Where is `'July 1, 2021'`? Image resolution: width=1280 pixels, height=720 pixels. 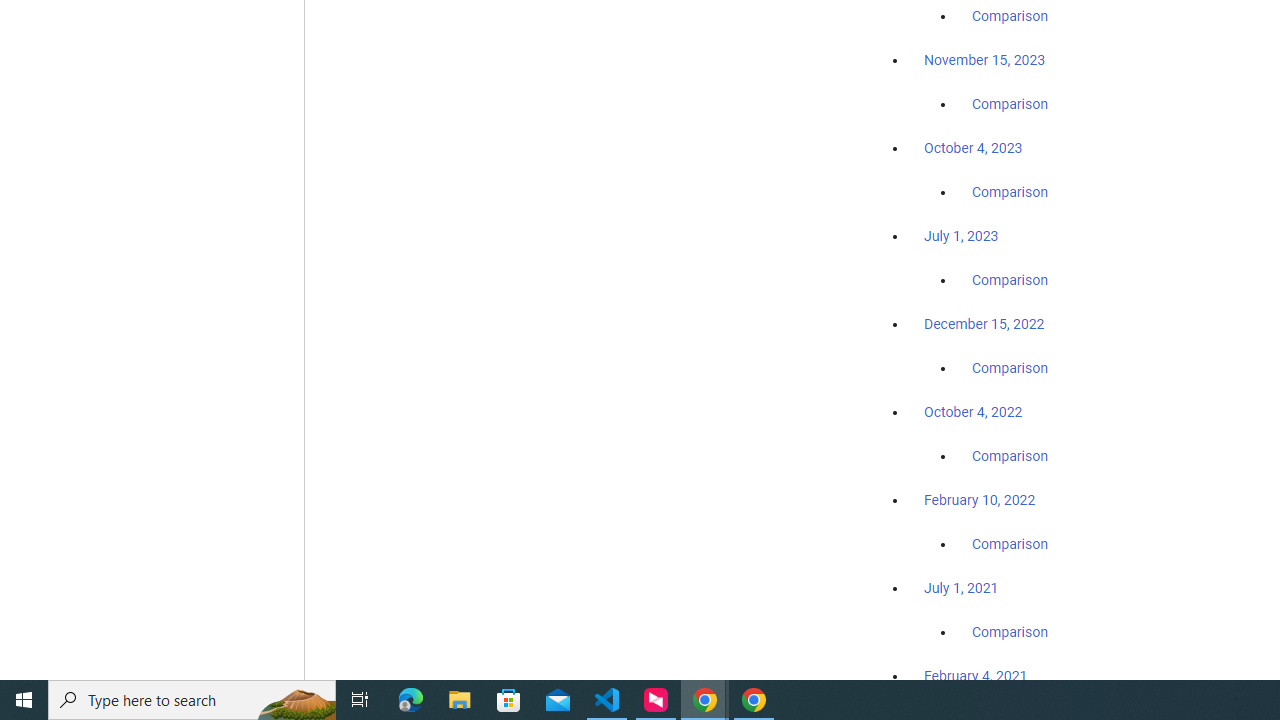 'July 1, 2021' is located at coordinates (961, 586).